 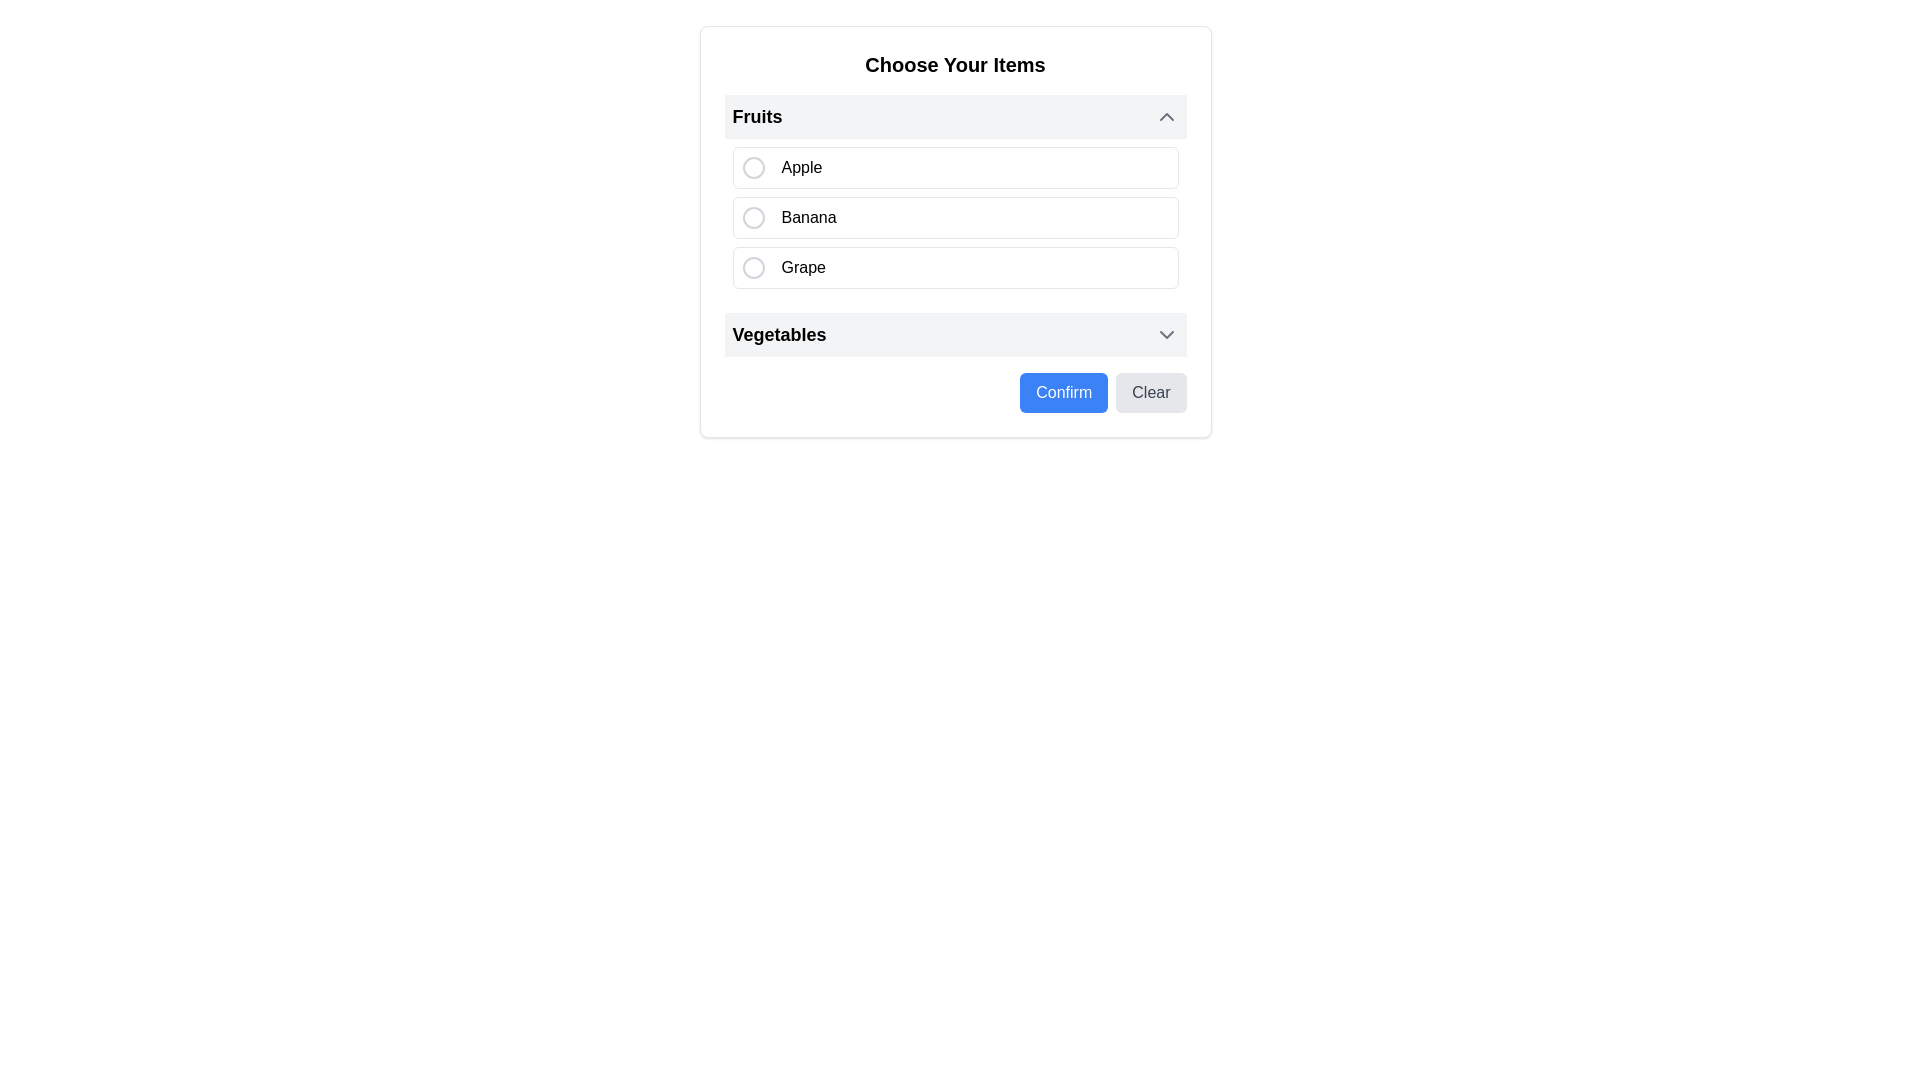 What do you see at coordinates (801, 167) in the screenshot?
I see `the static text label 'Apple', which is styled in black and located adjacent to a circular radio button in the first option of the 'Fruits' list in the selection menu` at bounding box center [801, 167].